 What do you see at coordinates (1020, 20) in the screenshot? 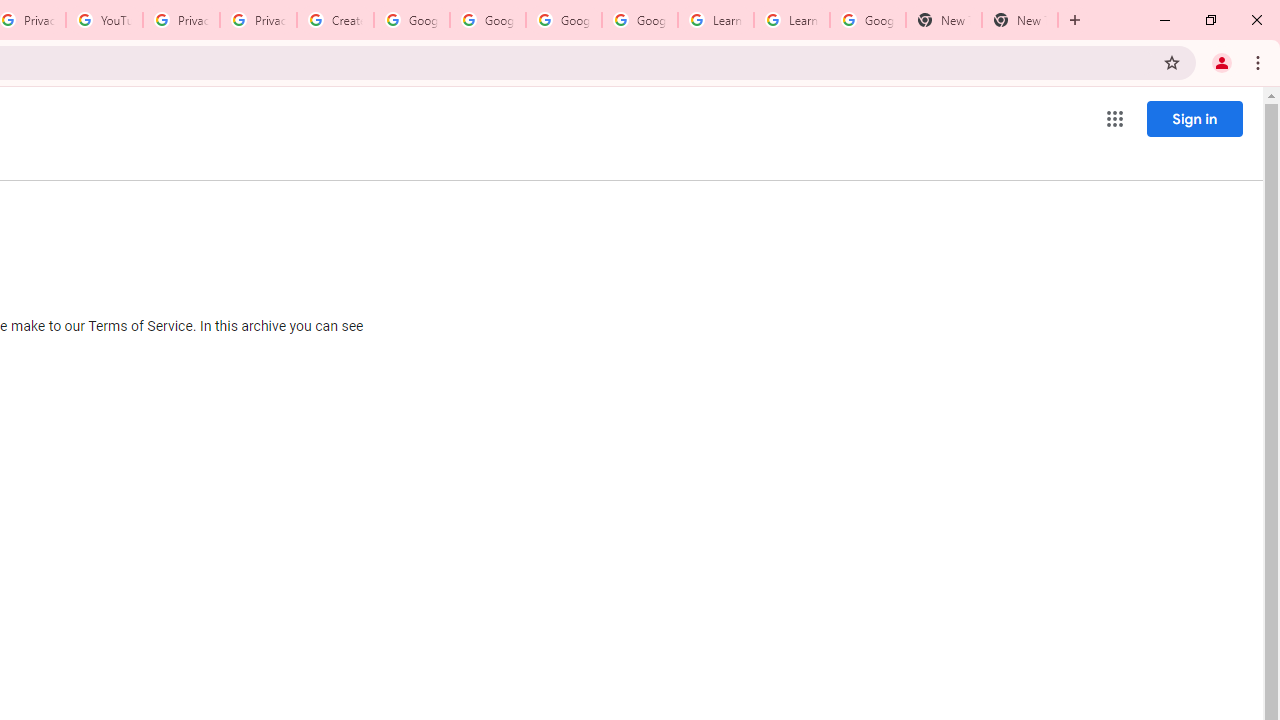
I see `'New Tab'` at bounding box center [1020, 20].